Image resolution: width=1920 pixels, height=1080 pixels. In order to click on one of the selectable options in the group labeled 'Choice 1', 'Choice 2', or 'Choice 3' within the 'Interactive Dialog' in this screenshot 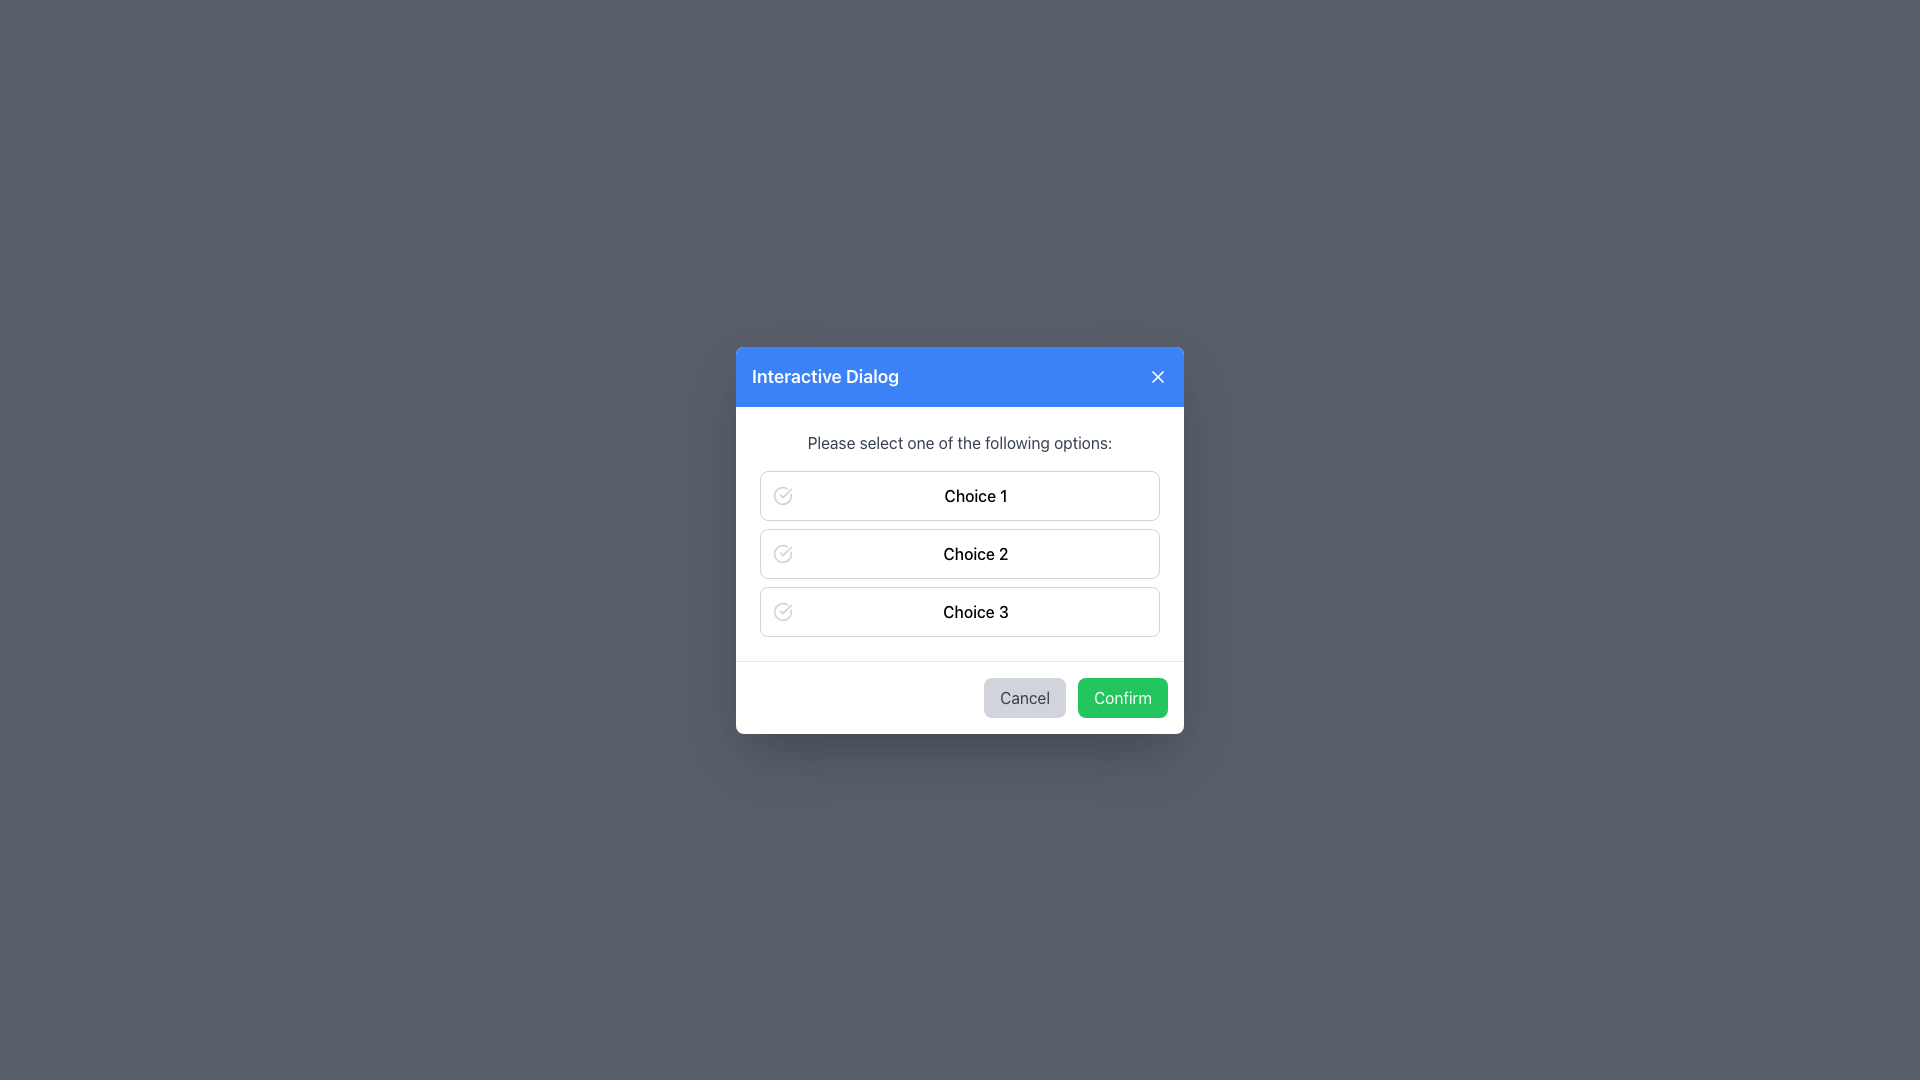, I will do `click(960, 552)`.